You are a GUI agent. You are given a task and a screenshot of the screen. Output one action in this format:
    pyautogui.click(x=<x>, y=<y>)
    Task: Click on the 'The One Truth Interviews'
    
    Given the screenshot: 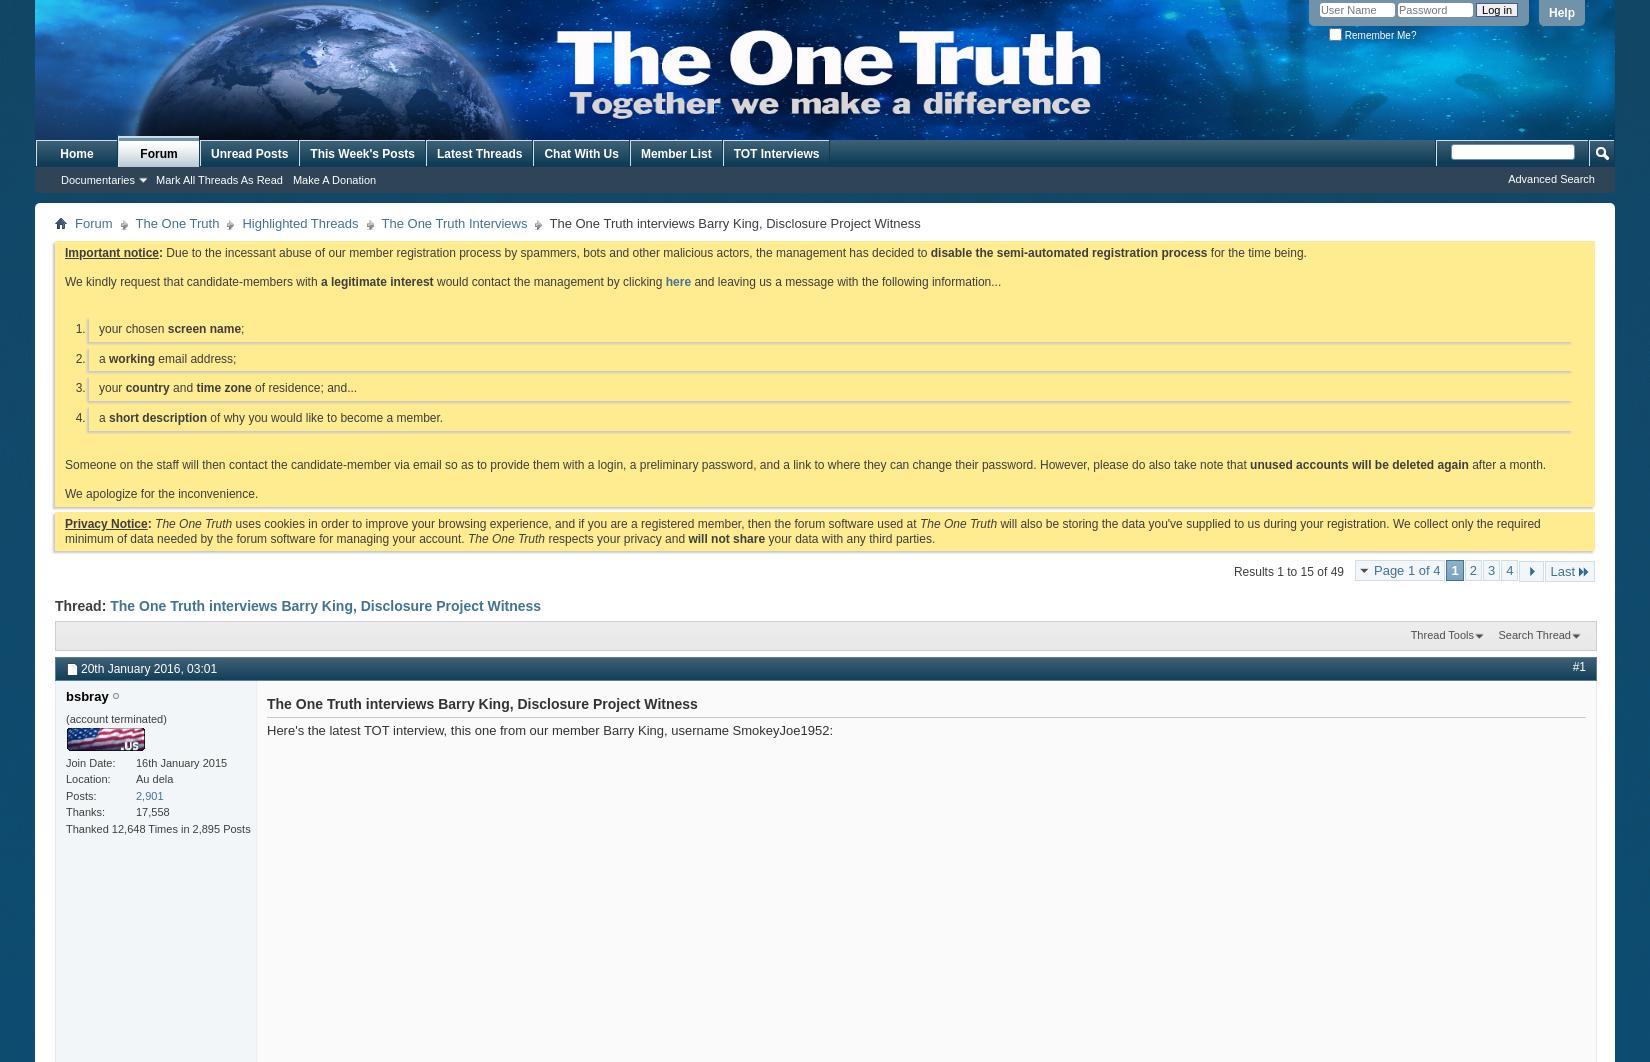 What is the action you would take?
    pyautogui.click(x=453, y=223)
    